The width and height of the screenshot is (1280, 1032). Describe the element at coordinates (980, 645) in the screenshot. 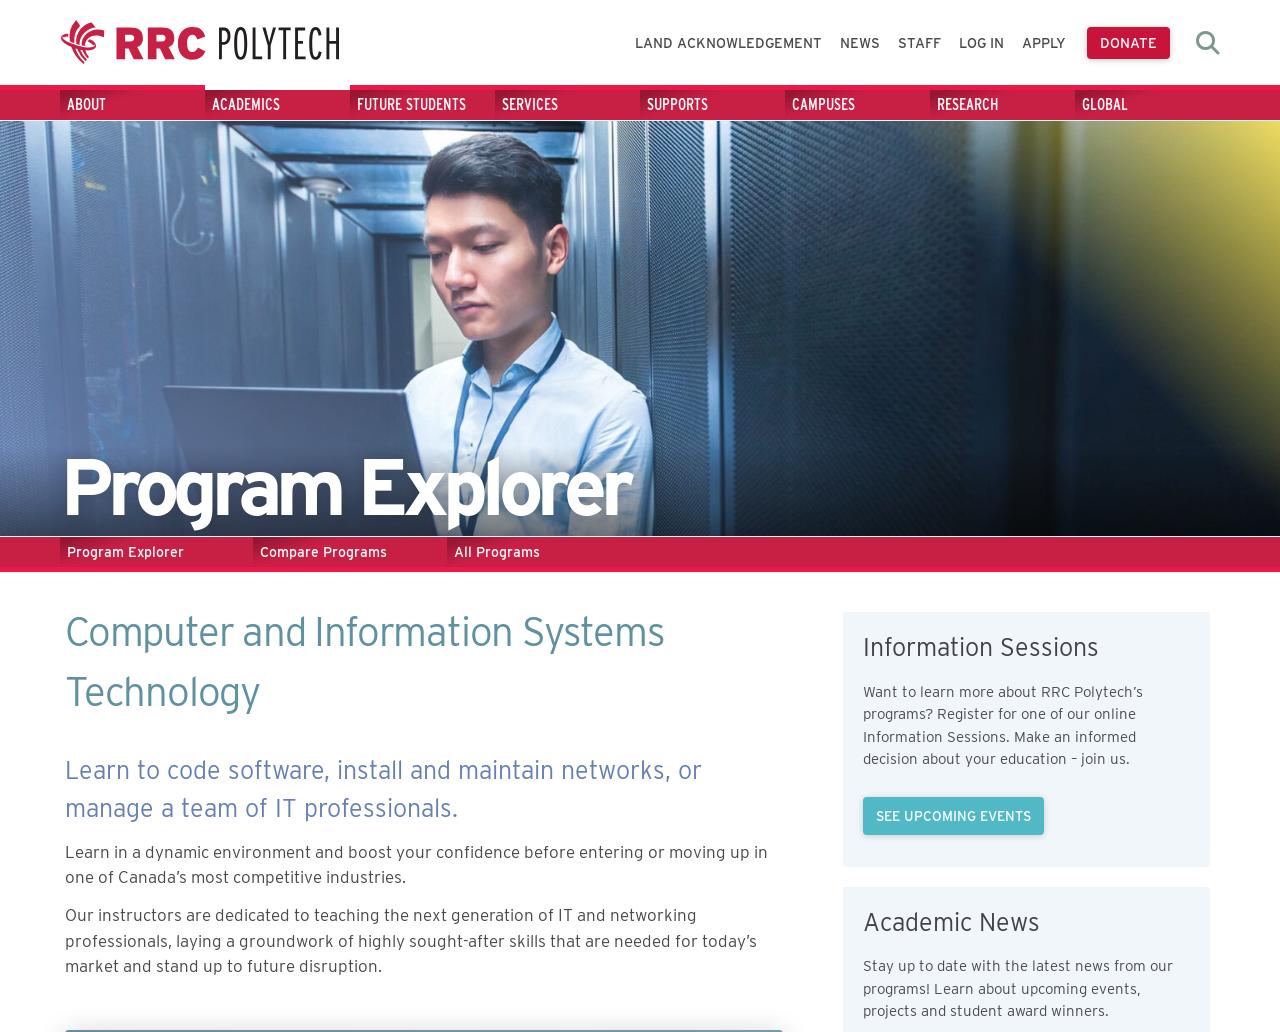

I see `'Information Sessions'` at that location.